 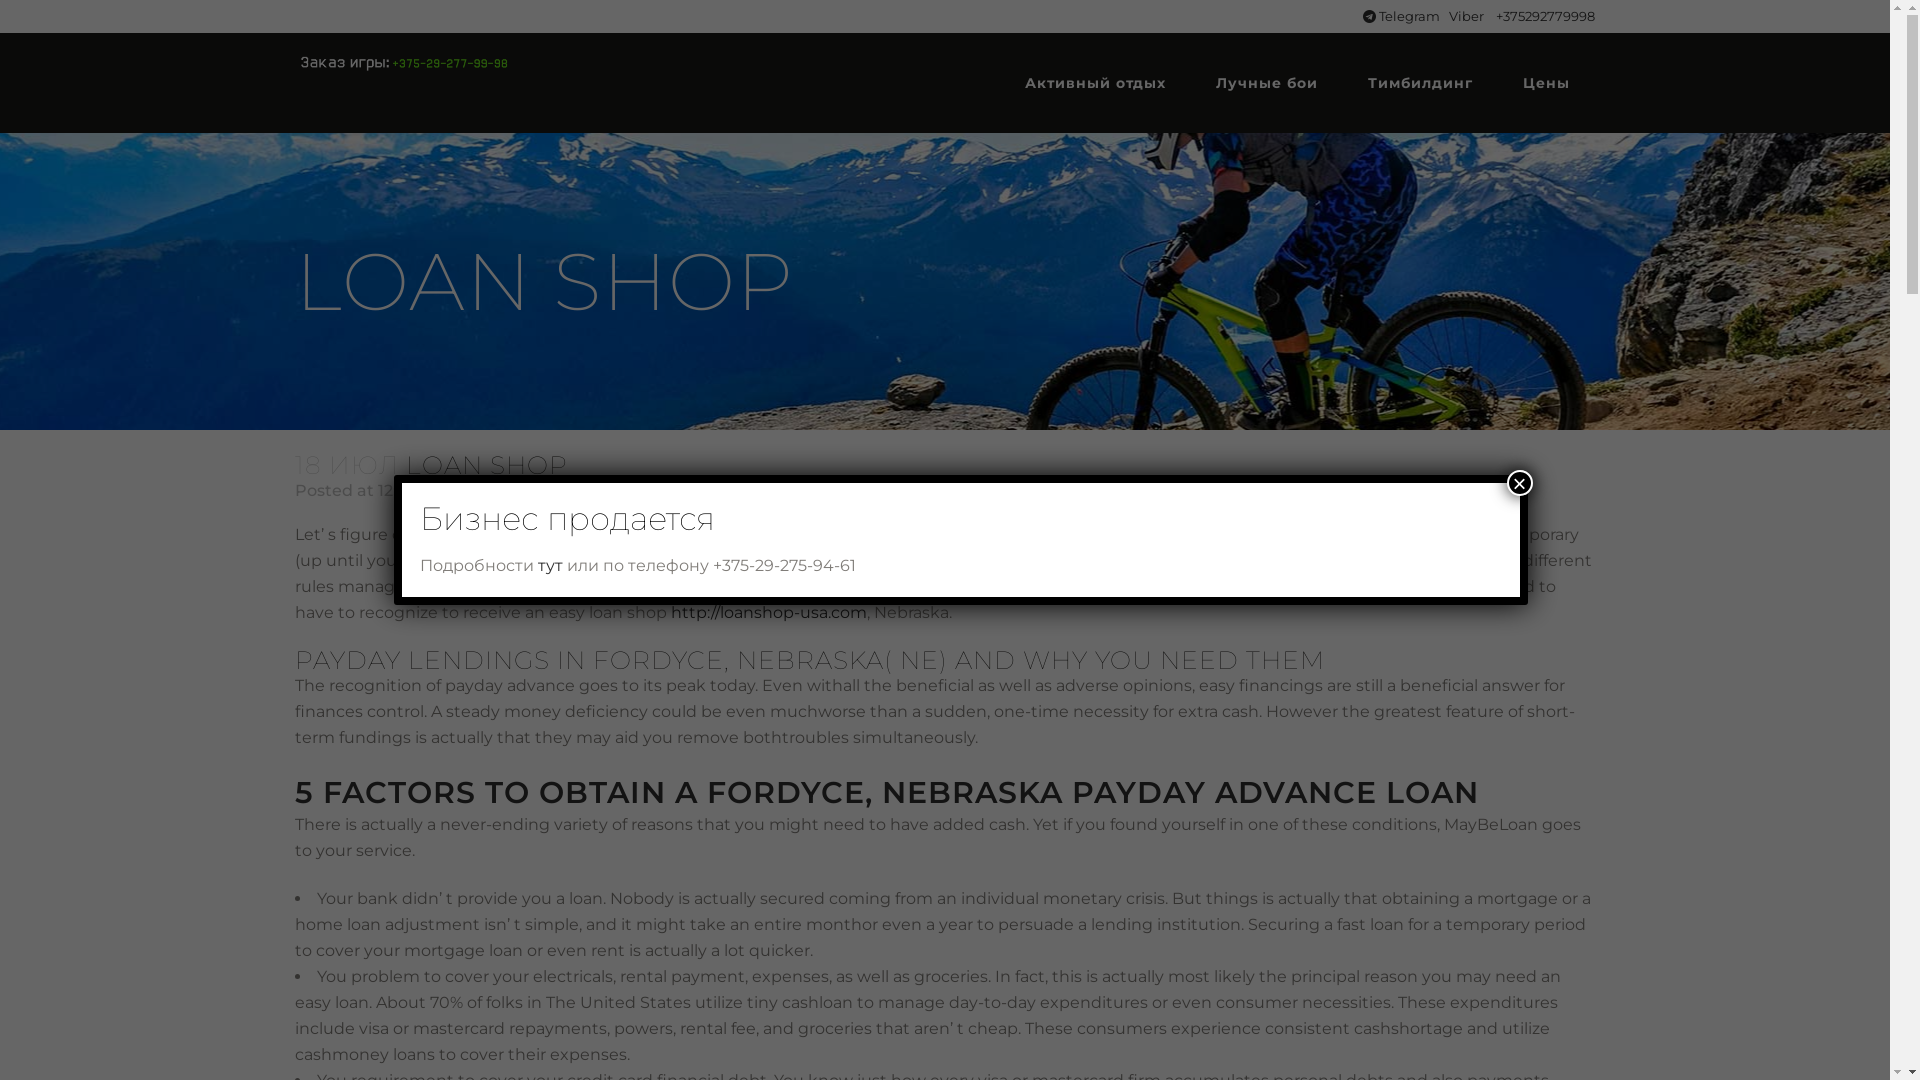 I want to click on 'Viber', so click(x=1468, y=15).